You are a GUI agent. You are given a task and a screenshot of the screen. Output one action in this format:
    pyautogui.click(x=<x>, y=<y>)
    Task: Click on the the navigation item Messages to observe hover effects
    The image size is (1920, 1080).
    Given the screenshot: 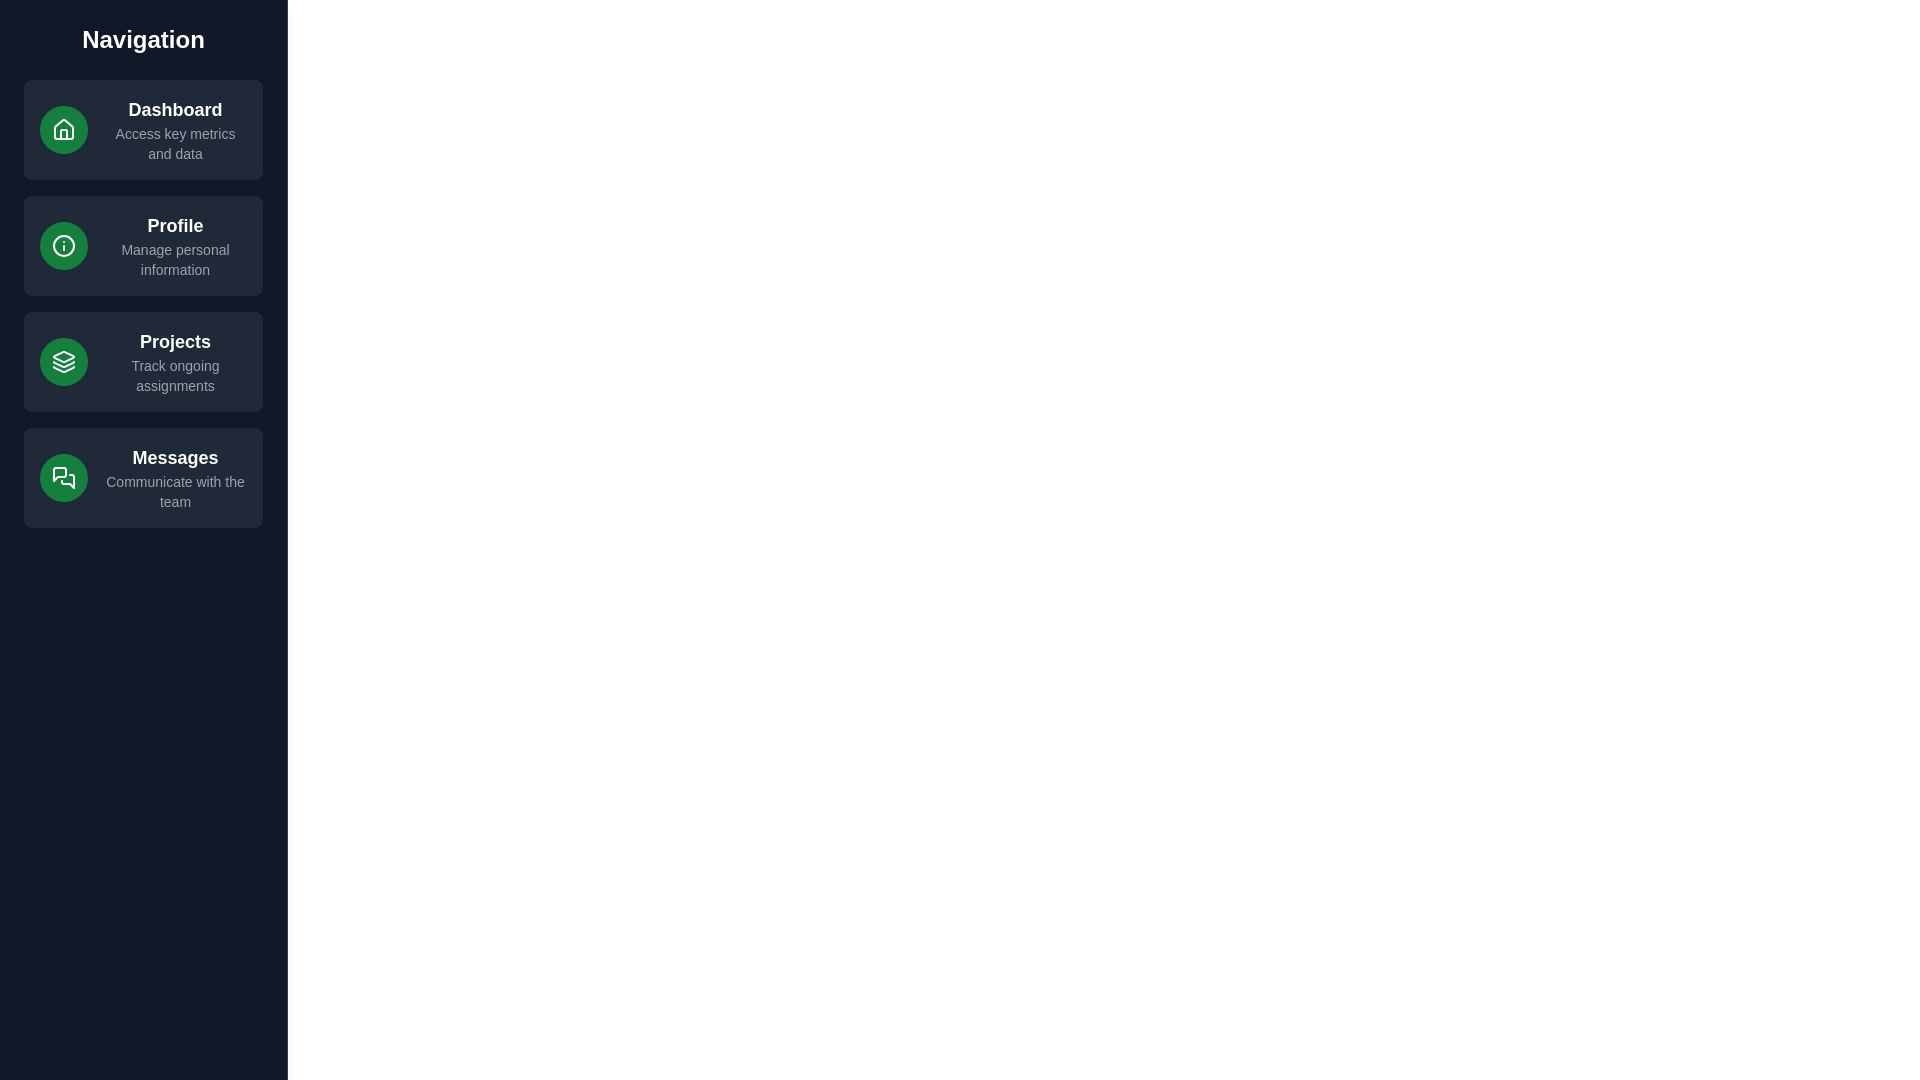 What is the action you would take?
    pyautogui.click(x=142, y=478)
    